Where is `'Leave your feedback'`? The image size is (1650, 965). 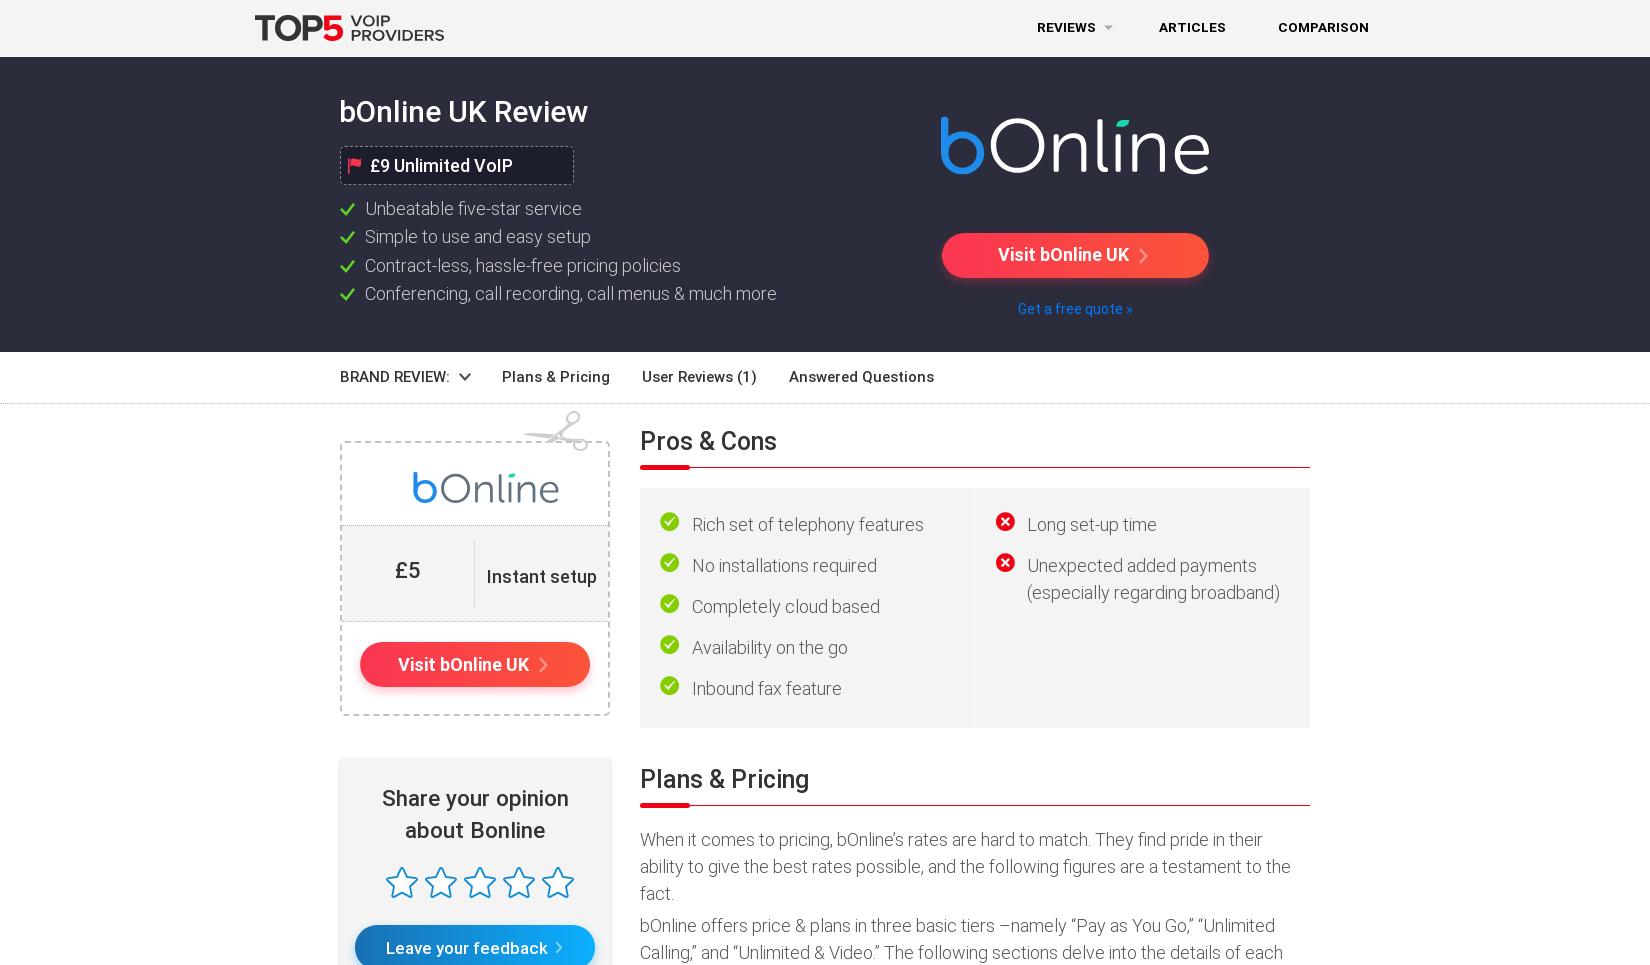
'Leave your feedback' is located at coordinates (384, 946).